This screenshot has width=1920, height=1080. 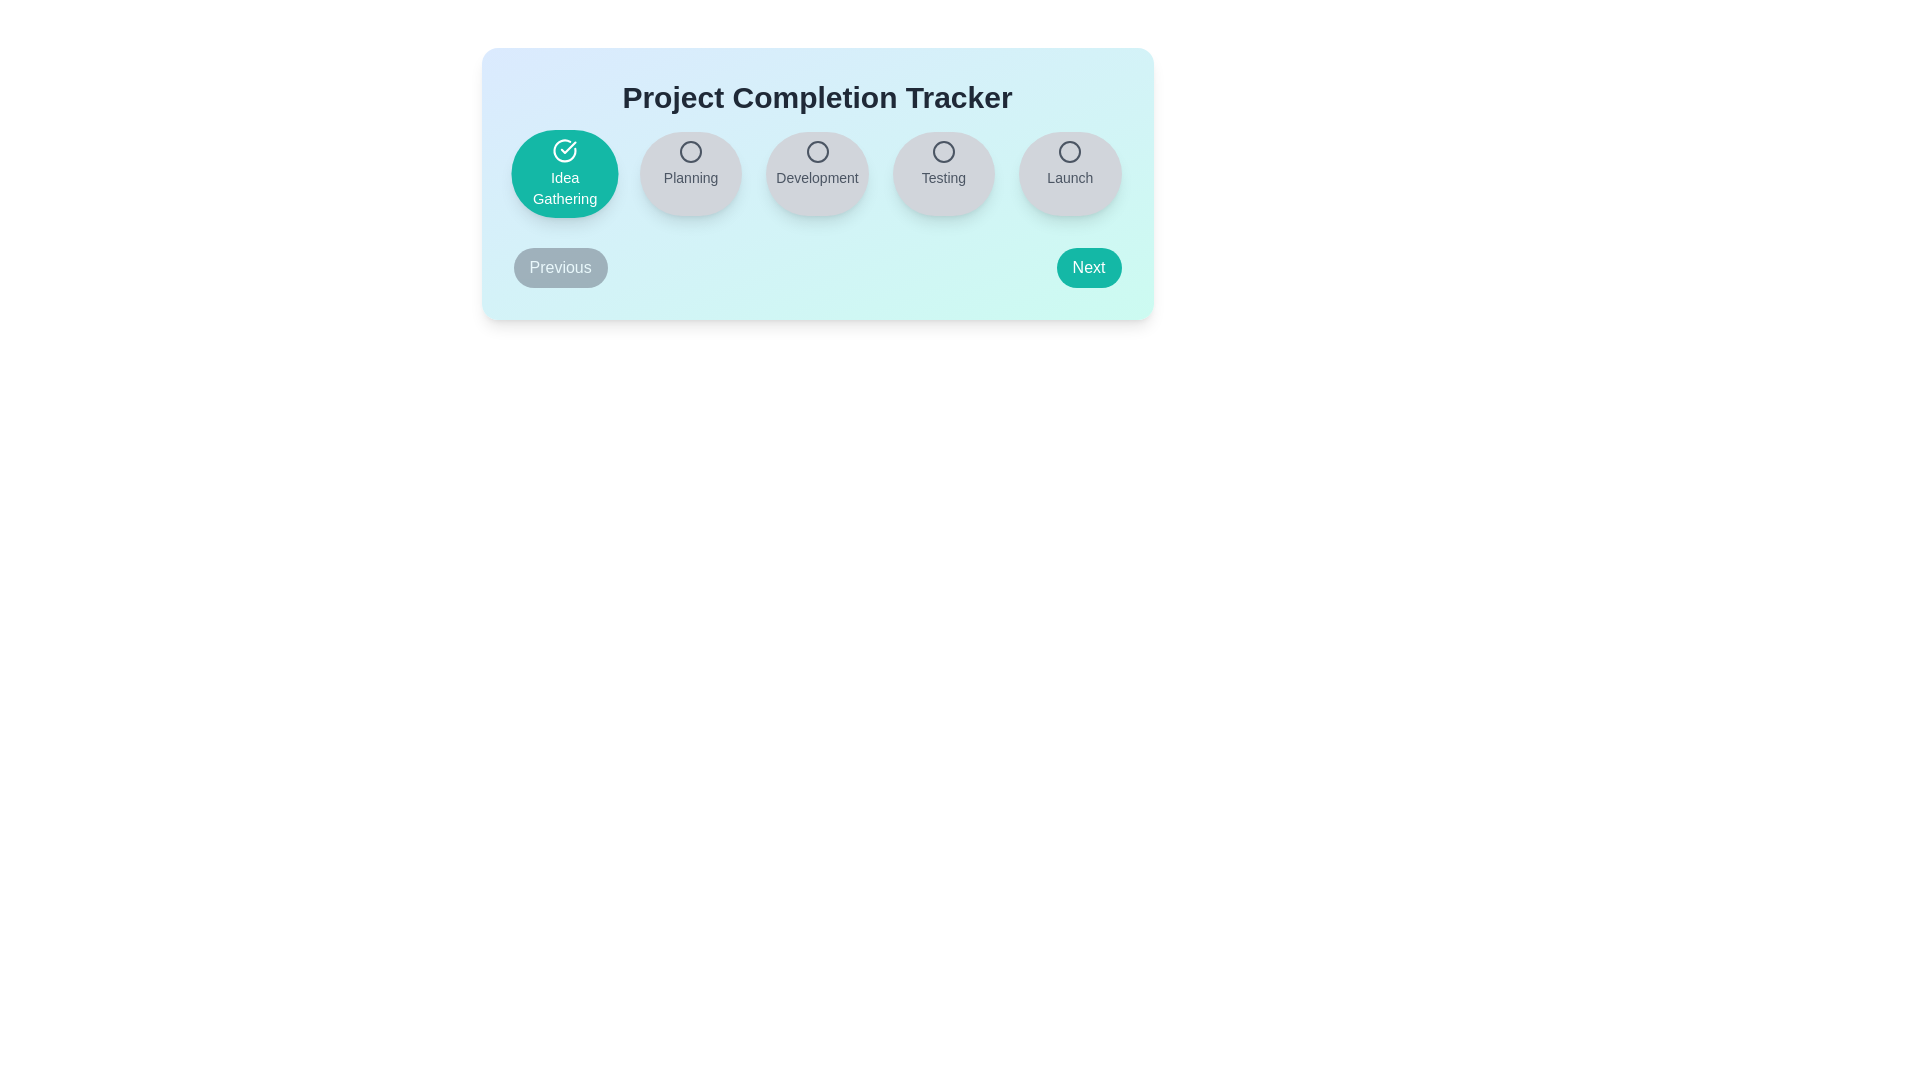 I want to click on the fifth circular icon, so click(x=1069, y=150).